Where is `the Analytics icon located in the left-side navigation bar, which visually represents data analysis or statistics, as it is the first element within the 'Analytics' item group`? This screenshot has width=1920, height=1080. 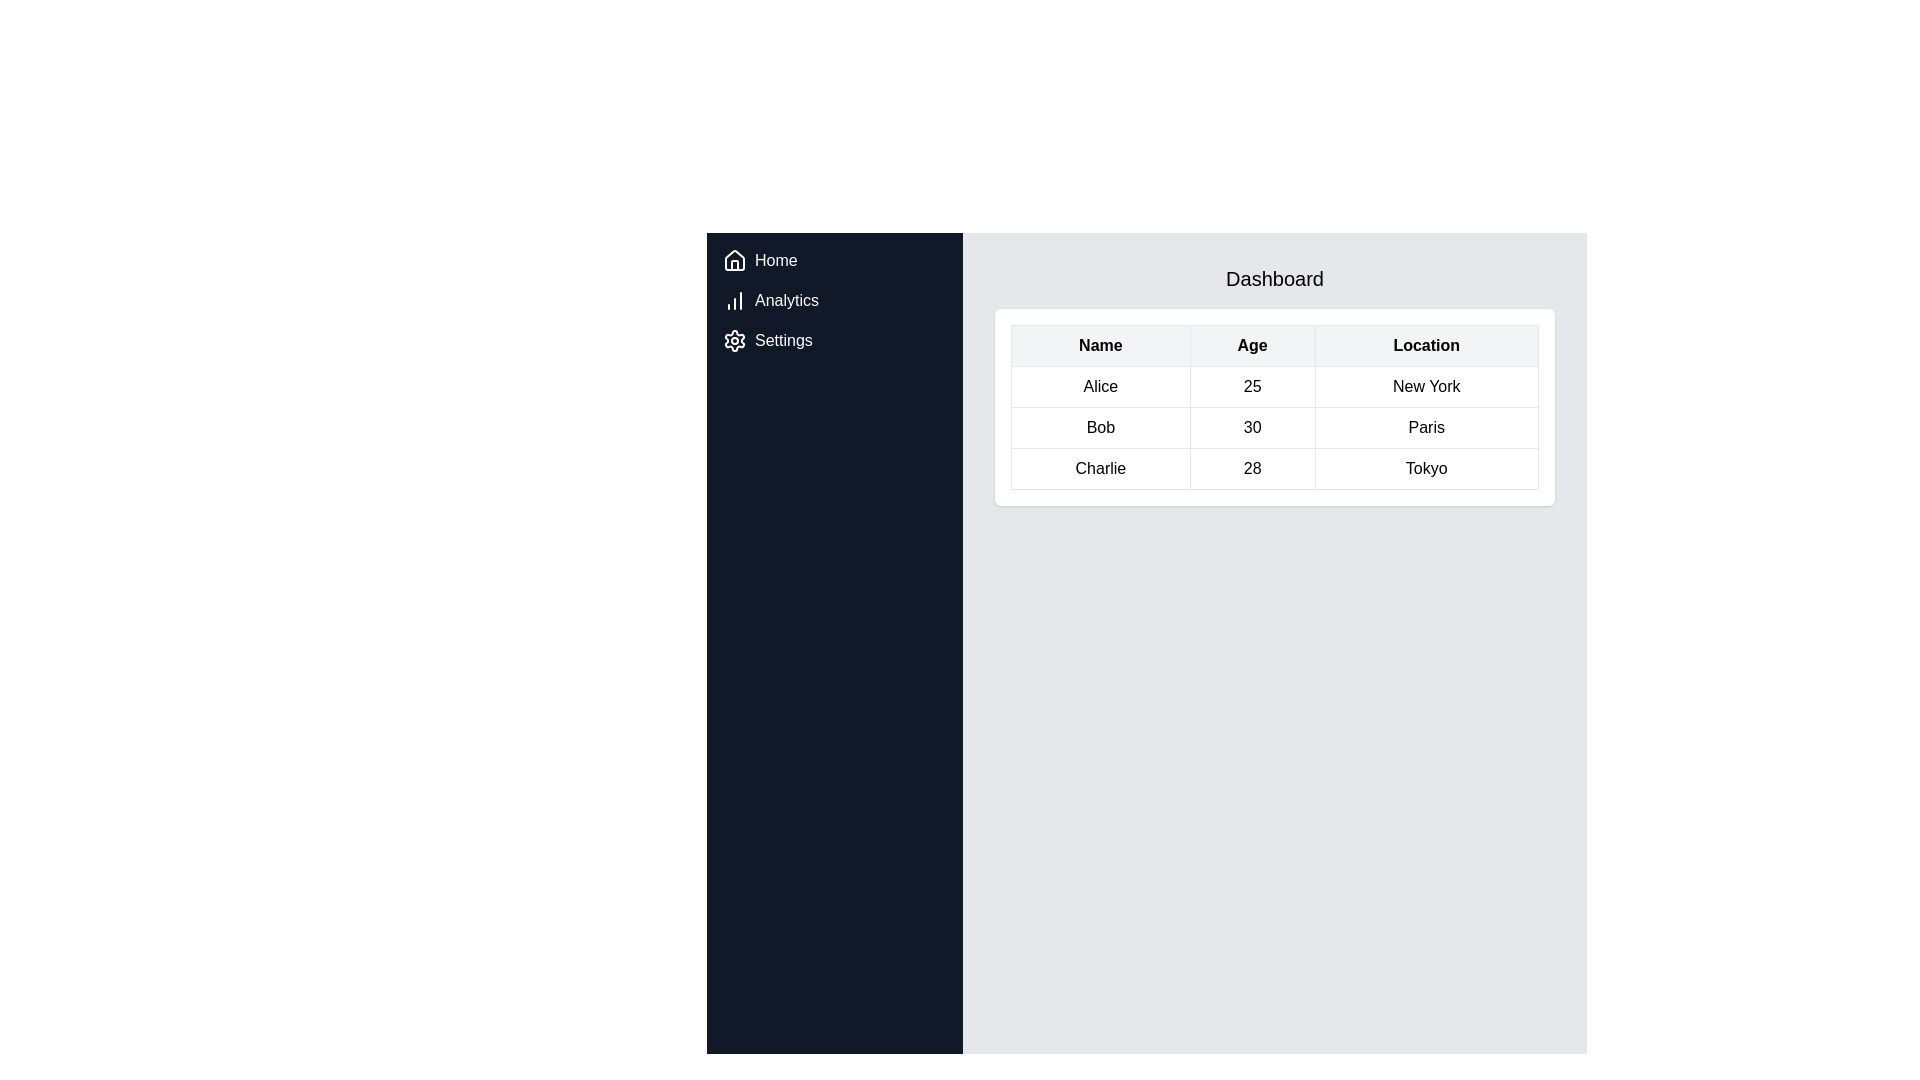 the Analytics icon located in the left-side navigation bar, which visually represents data analysis or statistics, as it is the first element within the 'Analytics' item group is located at coordinates (733, 300).